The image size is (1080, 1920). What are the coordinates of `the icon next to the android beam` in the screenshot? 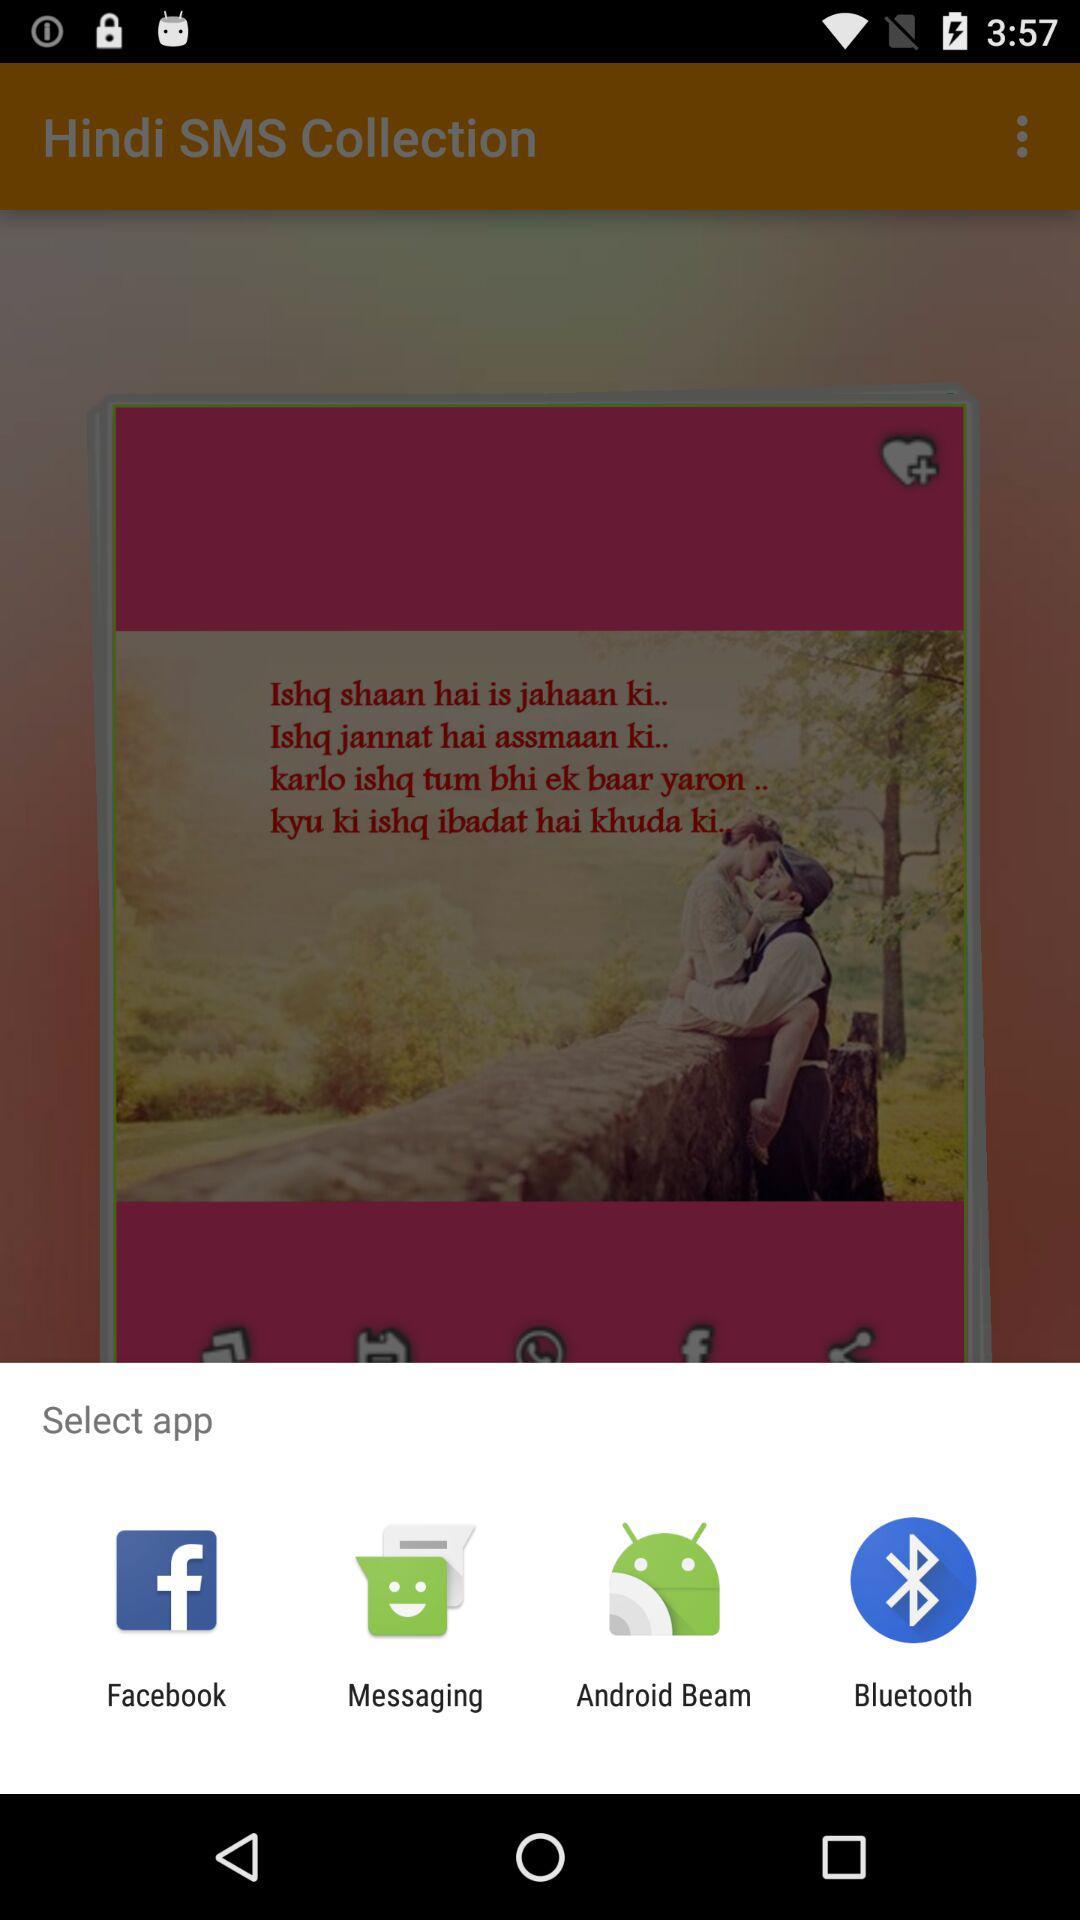 It's located at (414, 1711).